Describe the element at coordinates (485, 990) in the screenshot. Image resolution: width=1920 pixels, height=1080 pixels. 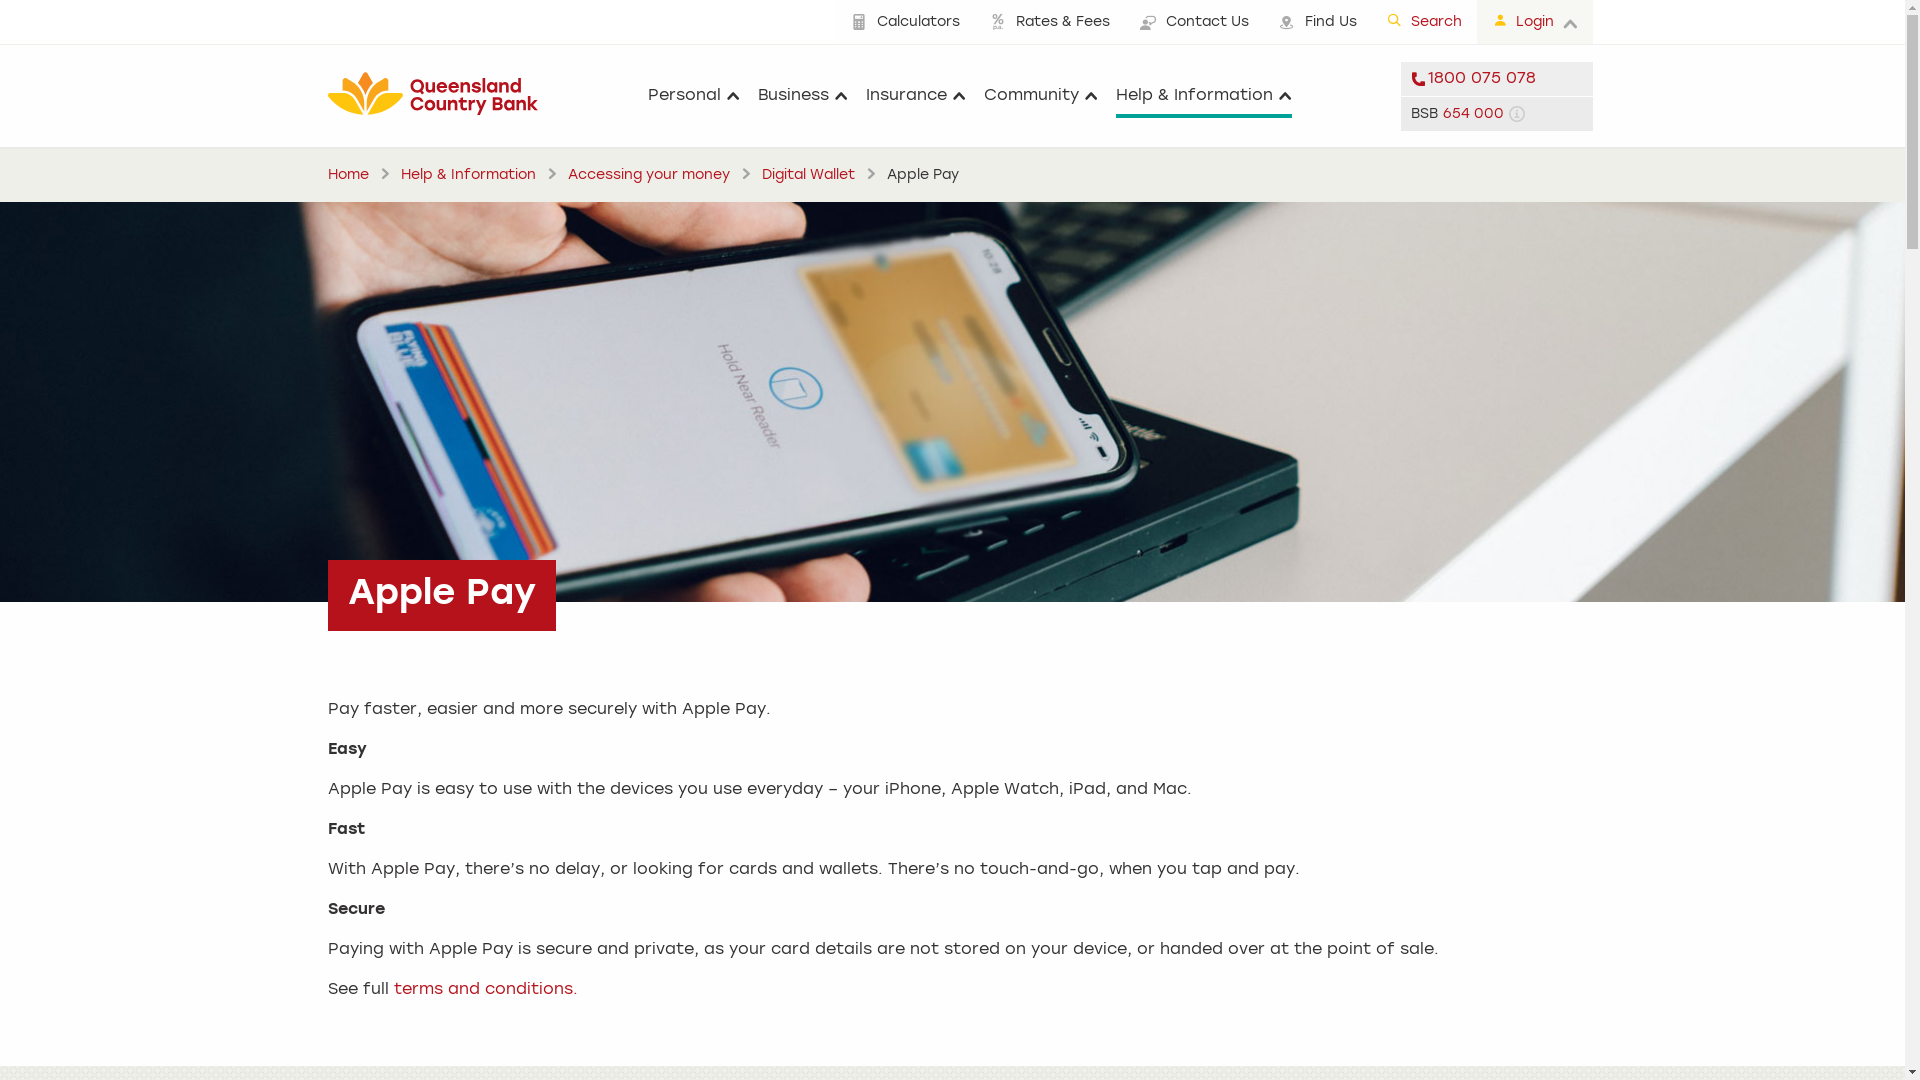
I see `'terms and conditions.'` at that location.